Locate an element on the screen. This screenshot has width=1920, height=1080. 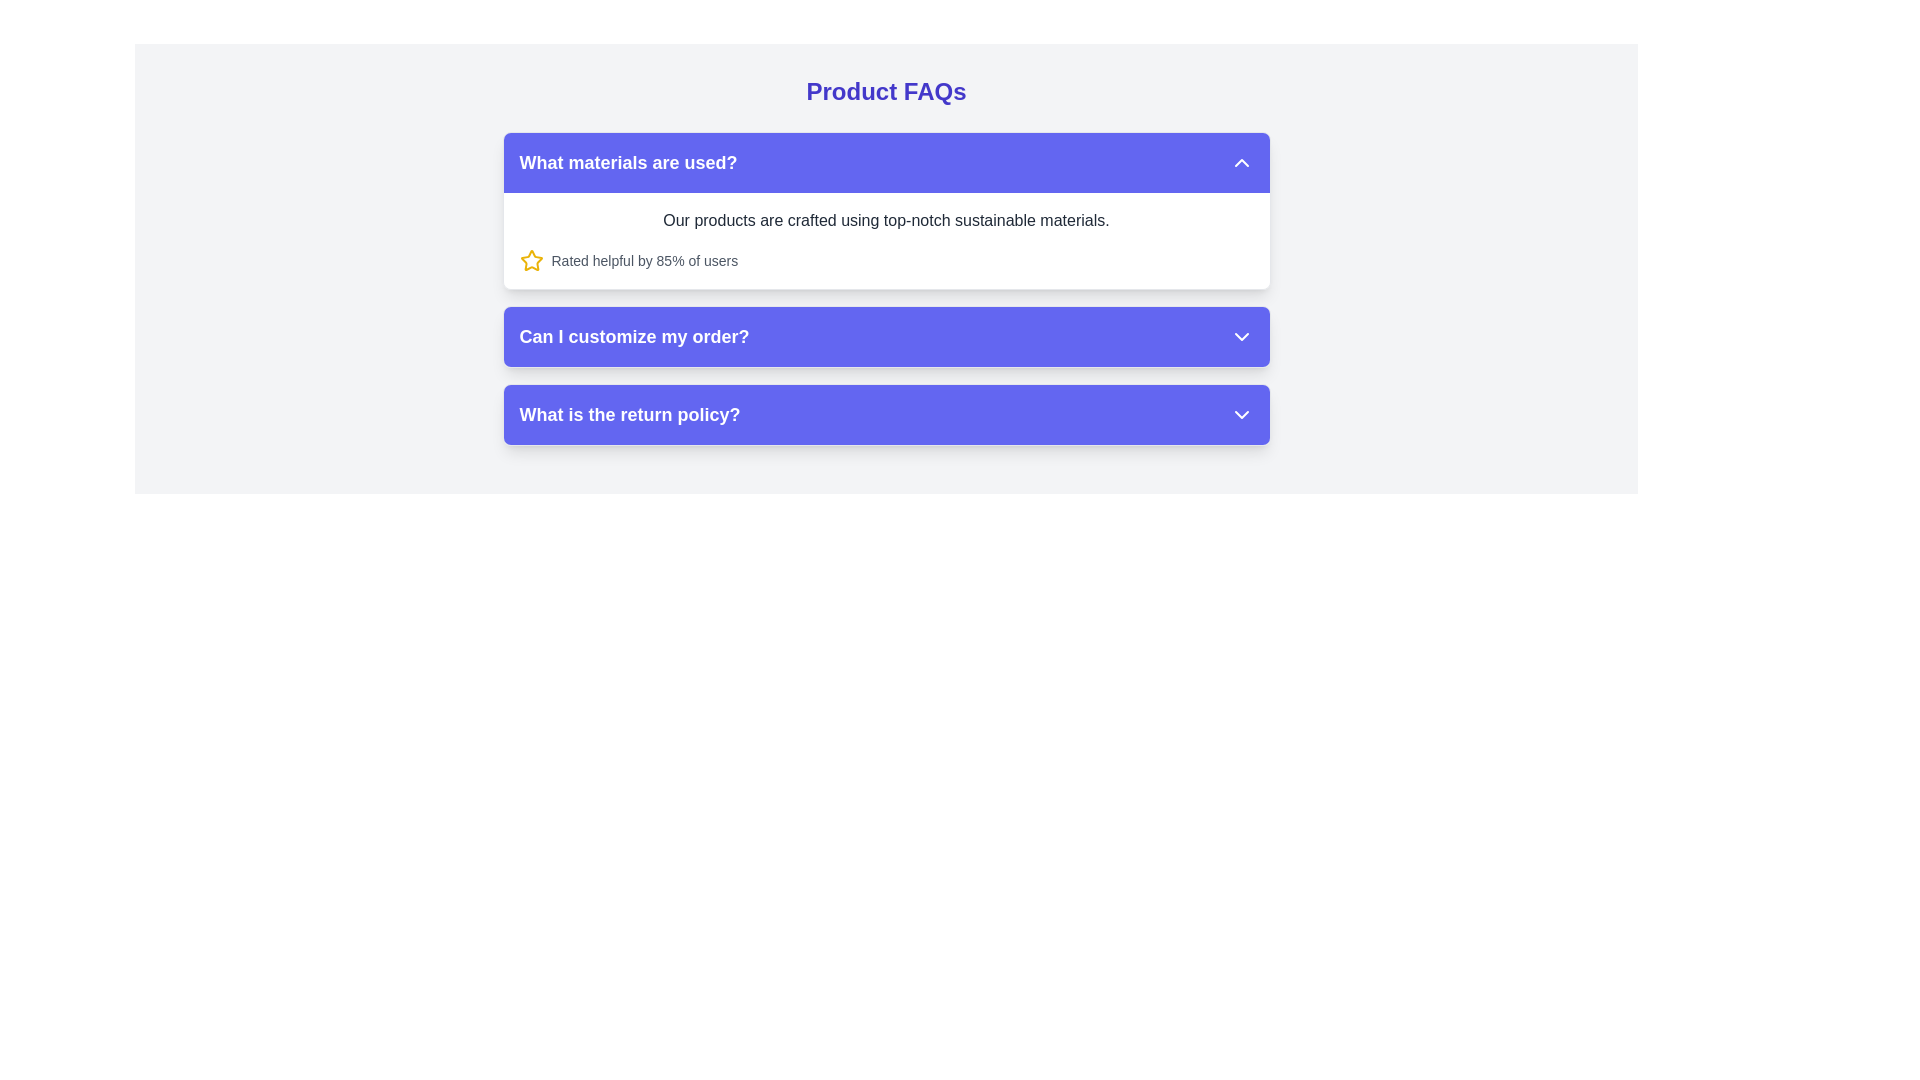
the downward-pointing chevron icon with a white stroke on a blue background, located at the far right of the 'What is the return policy?' row in the FAQ section is located at coordinates (1240, 414).